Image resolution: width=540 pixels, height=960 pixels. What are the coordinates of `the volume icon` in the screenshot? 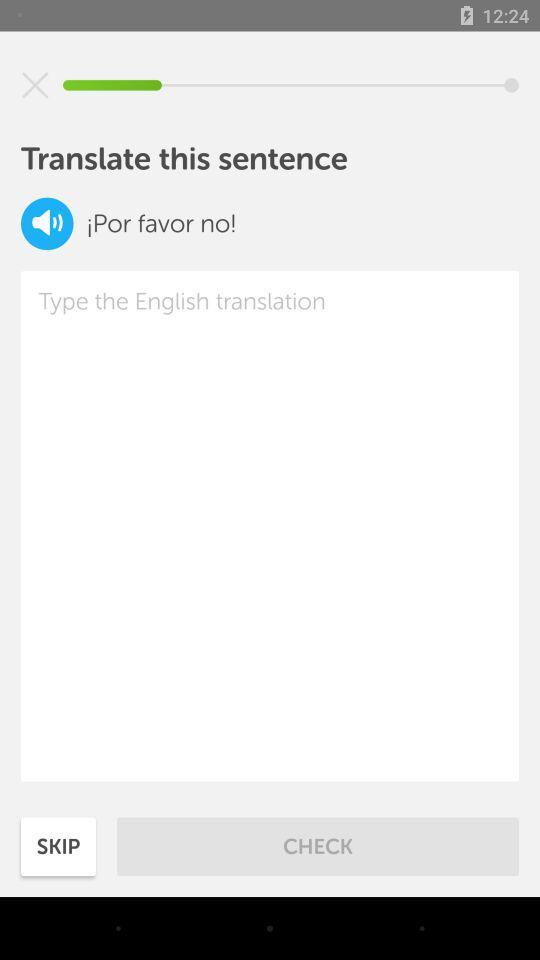 It's located at (47, 223).